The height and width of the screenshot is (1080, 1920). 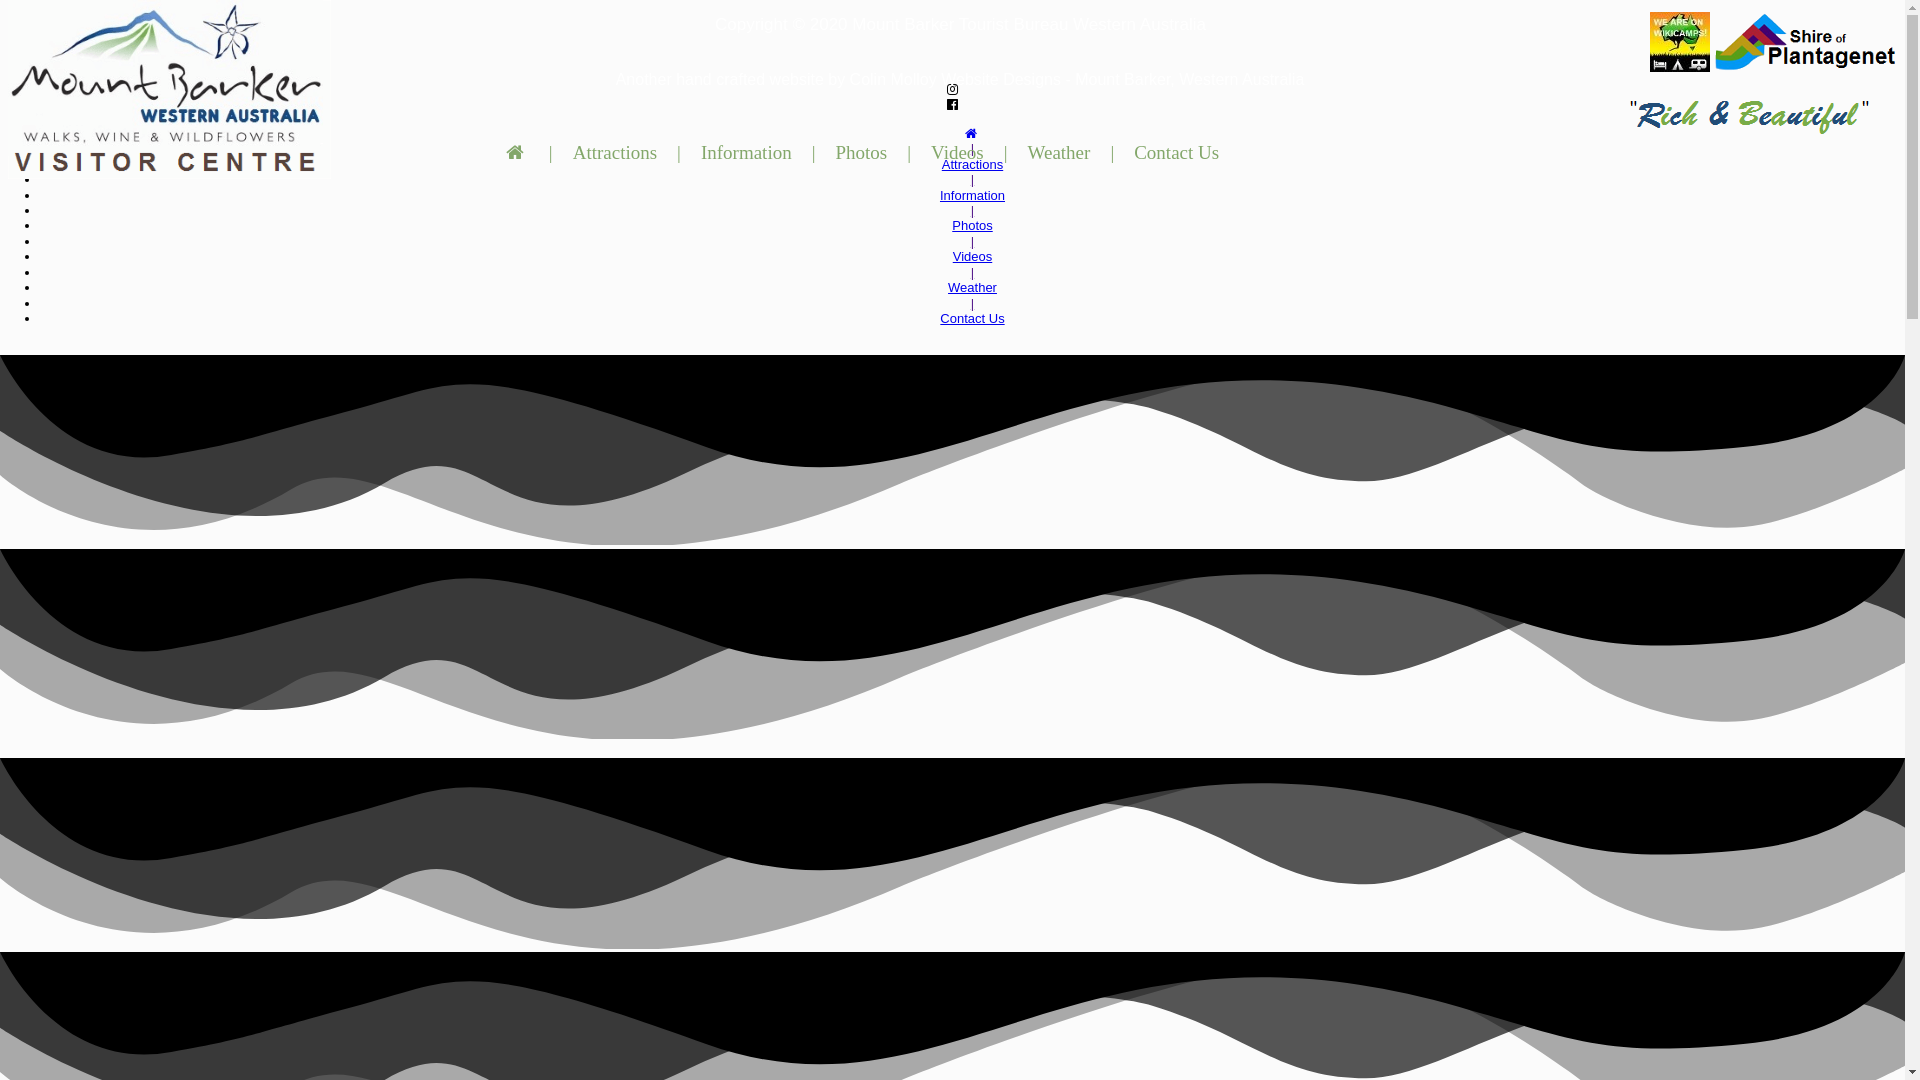 What do you see at coordinates (970, 240) in the screenshot?
I see `'|'` at bounding box center [970, 240].